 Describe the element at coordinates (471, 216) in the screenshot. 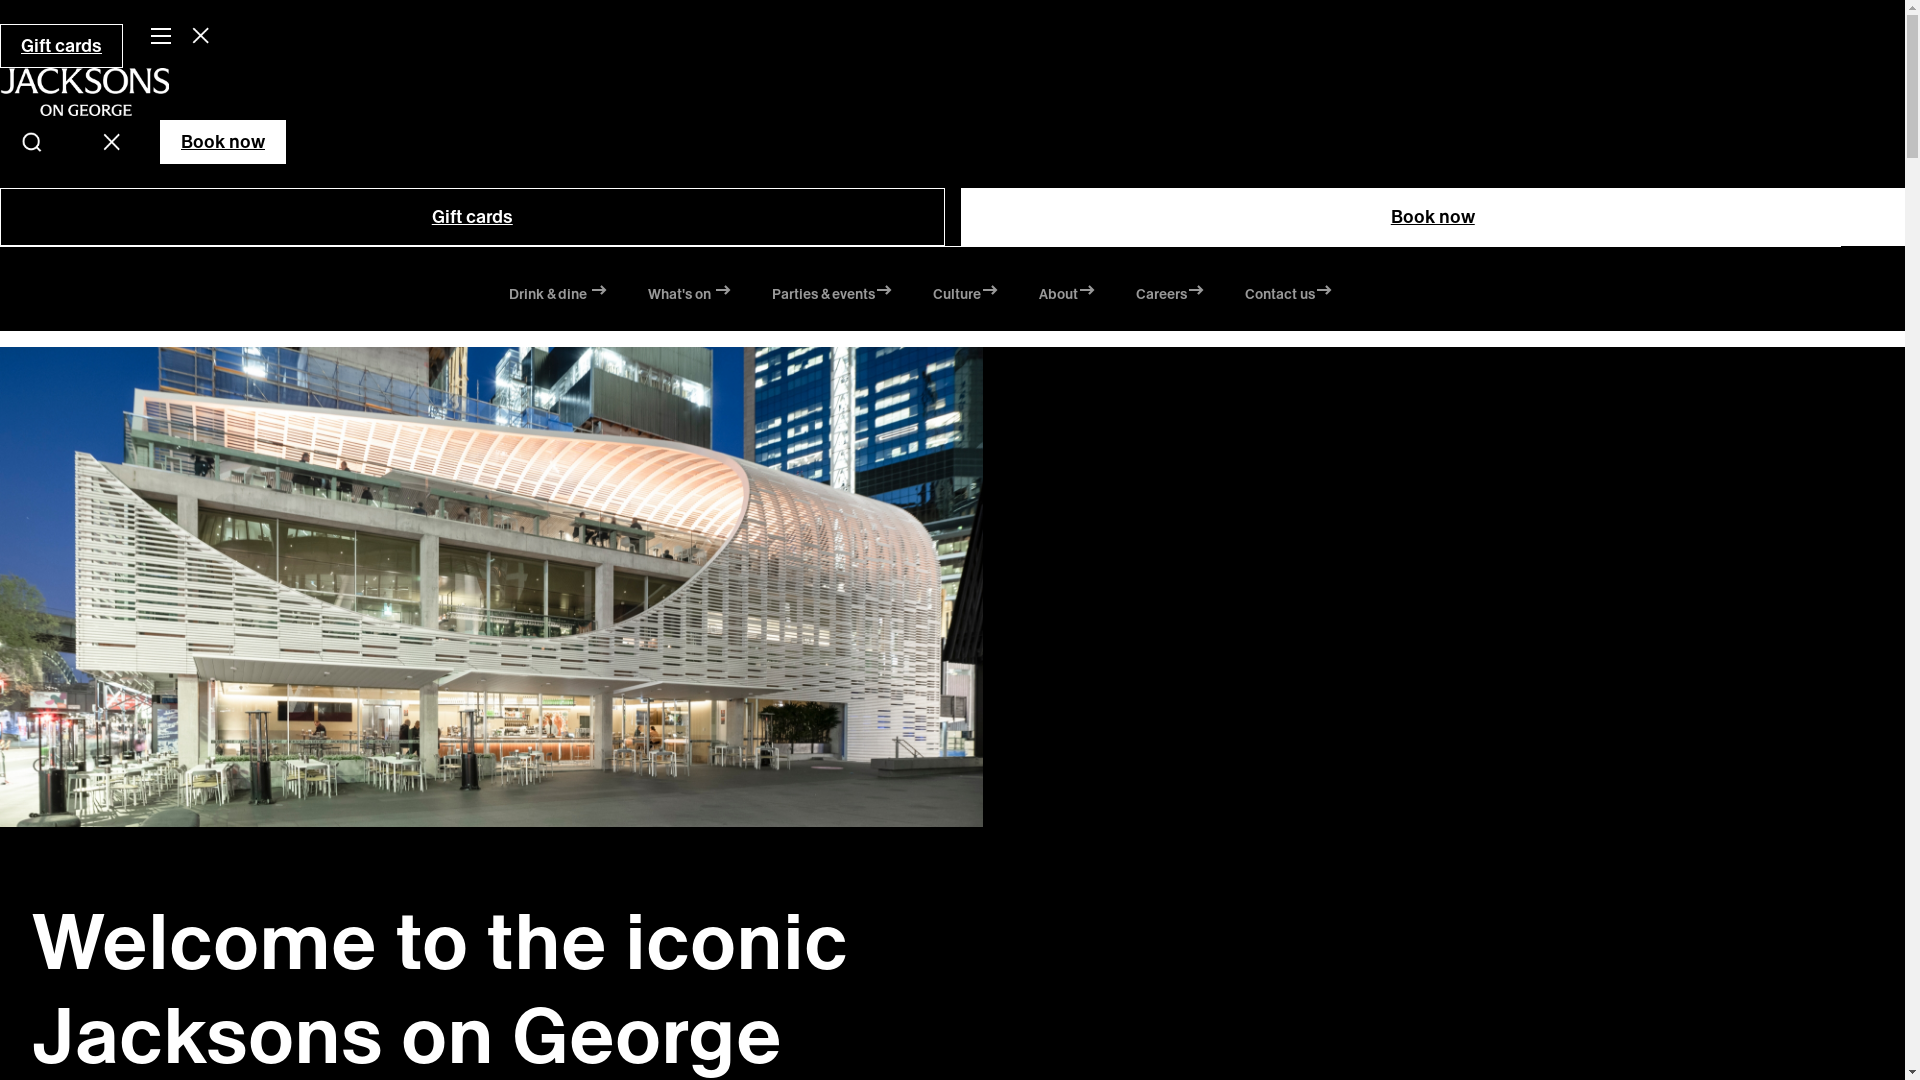

I see `'Gift cards'` at that location.